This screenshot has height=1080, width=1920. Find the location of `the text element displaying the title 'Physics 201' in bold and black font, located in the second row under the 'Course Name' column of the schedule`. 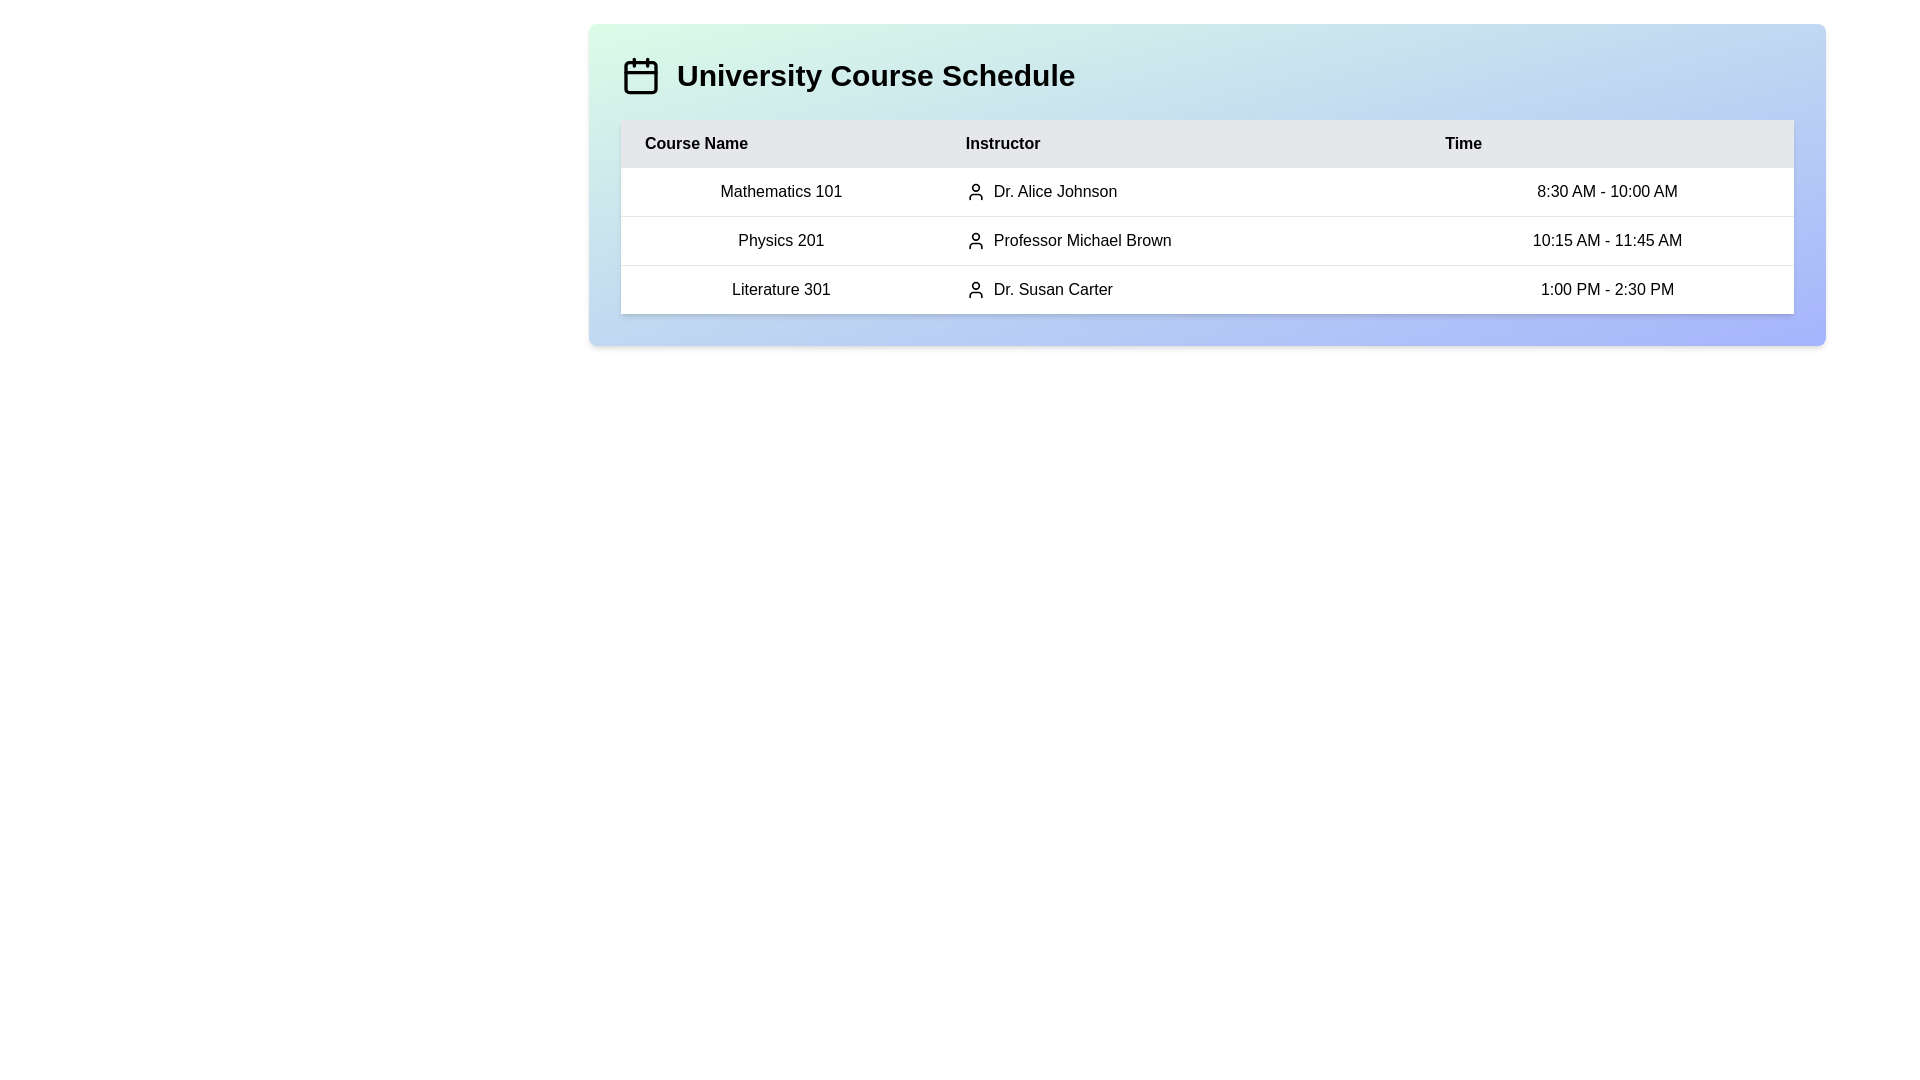

the text element displaying the title 'Physics 201' in bold and black font, located in the second row under the 'Course Name' column of the schedule is located at coordinates (780, 239).